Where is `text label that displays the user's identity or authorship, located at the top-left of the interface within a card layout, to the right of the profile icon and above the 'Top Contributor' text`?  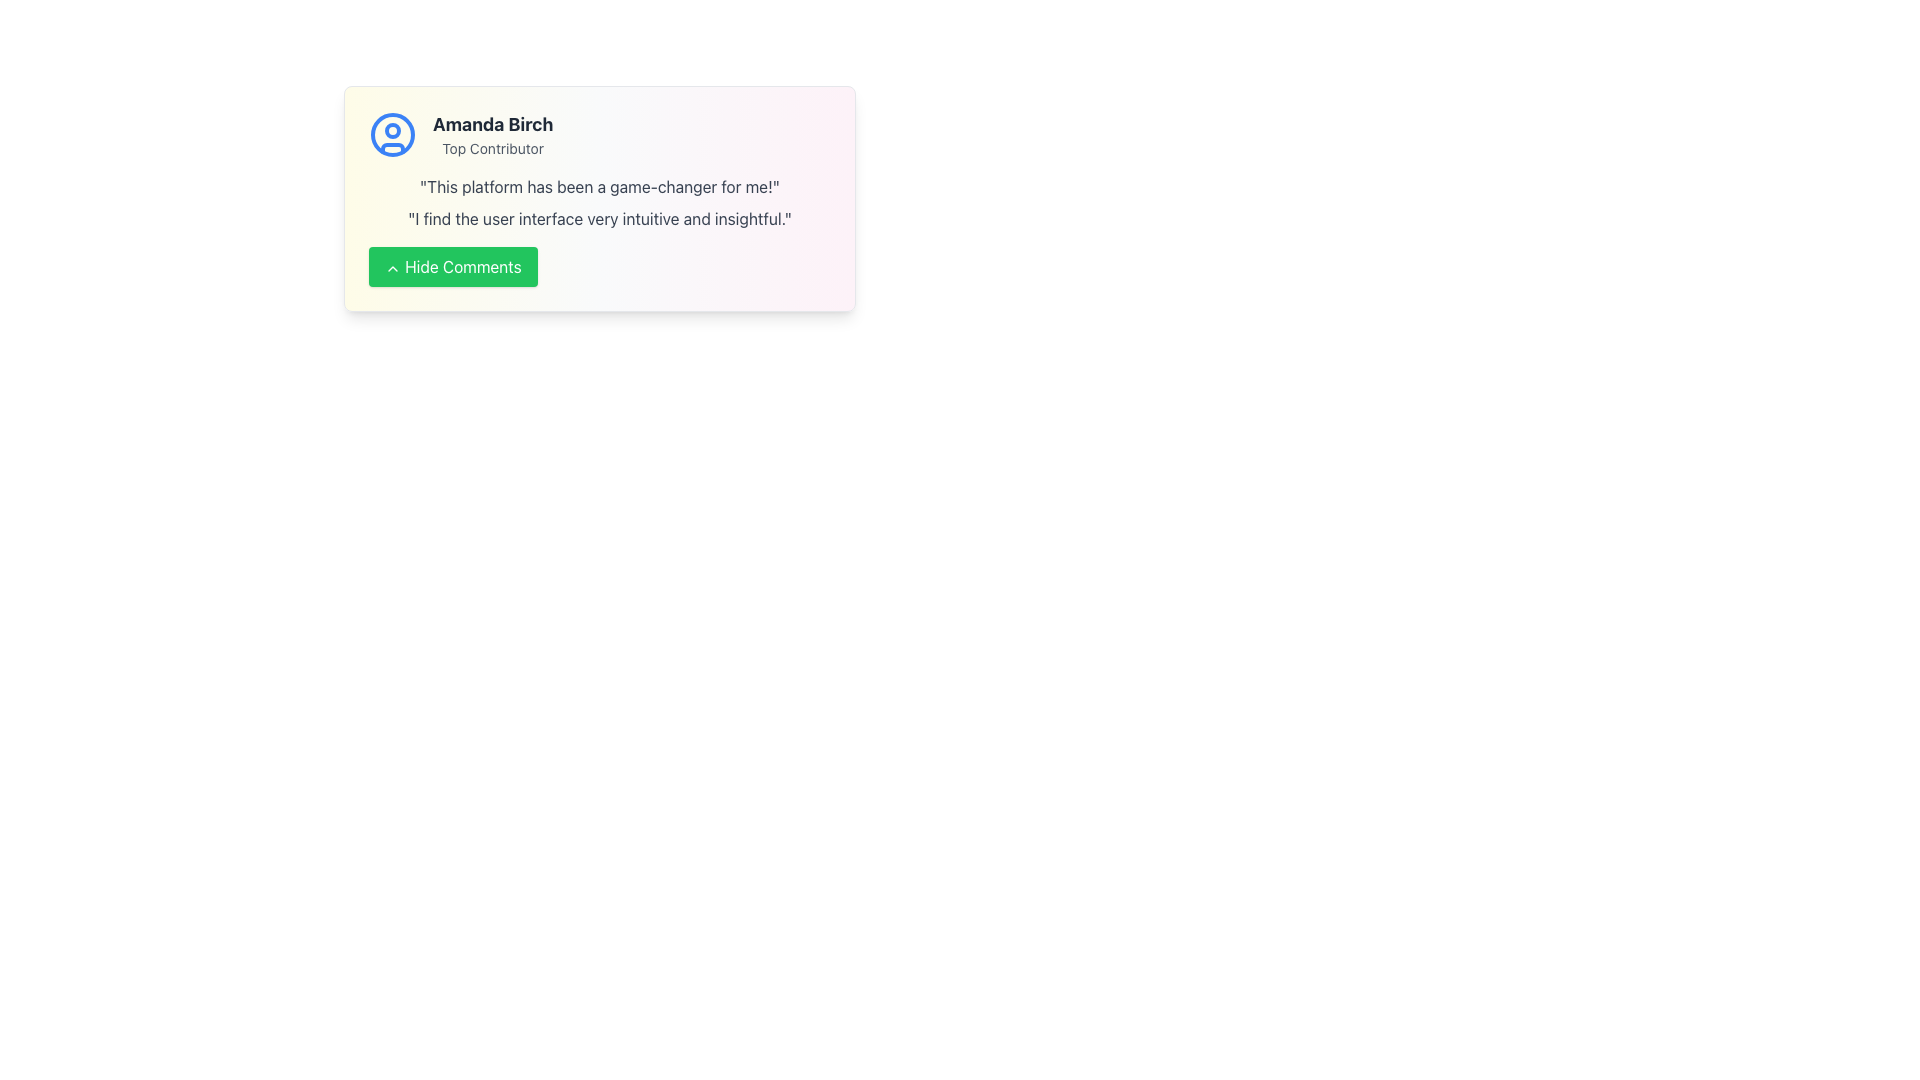
text label that displays the user's identity or authorship, located at the top-left of the interface within a card layout, to the right of the profile icon and above the 'Top Contributor' text is located at coordinates (493, 124).